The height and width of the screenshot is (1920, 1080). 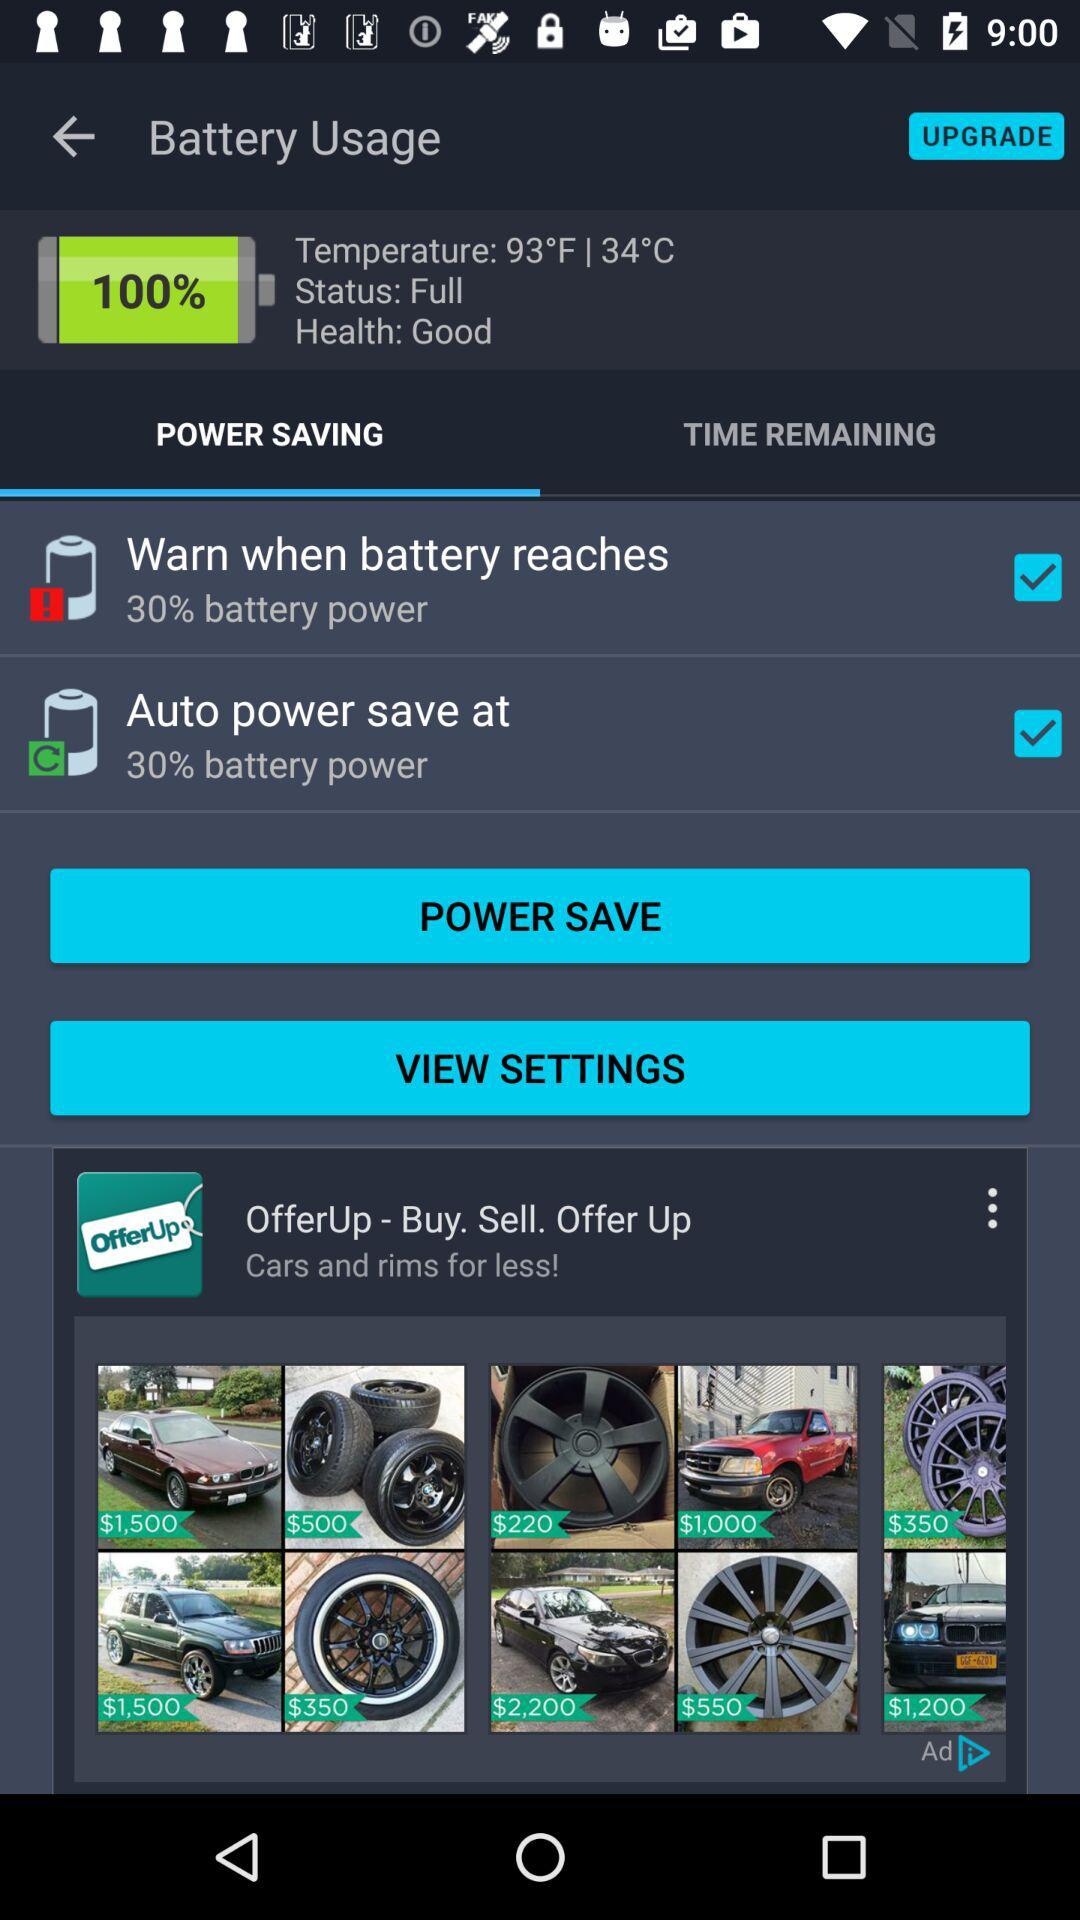 What do you see at coordinates (138, 1233) in the screenshot?
I see `open offerup app` at bounding box center [138, 1233].